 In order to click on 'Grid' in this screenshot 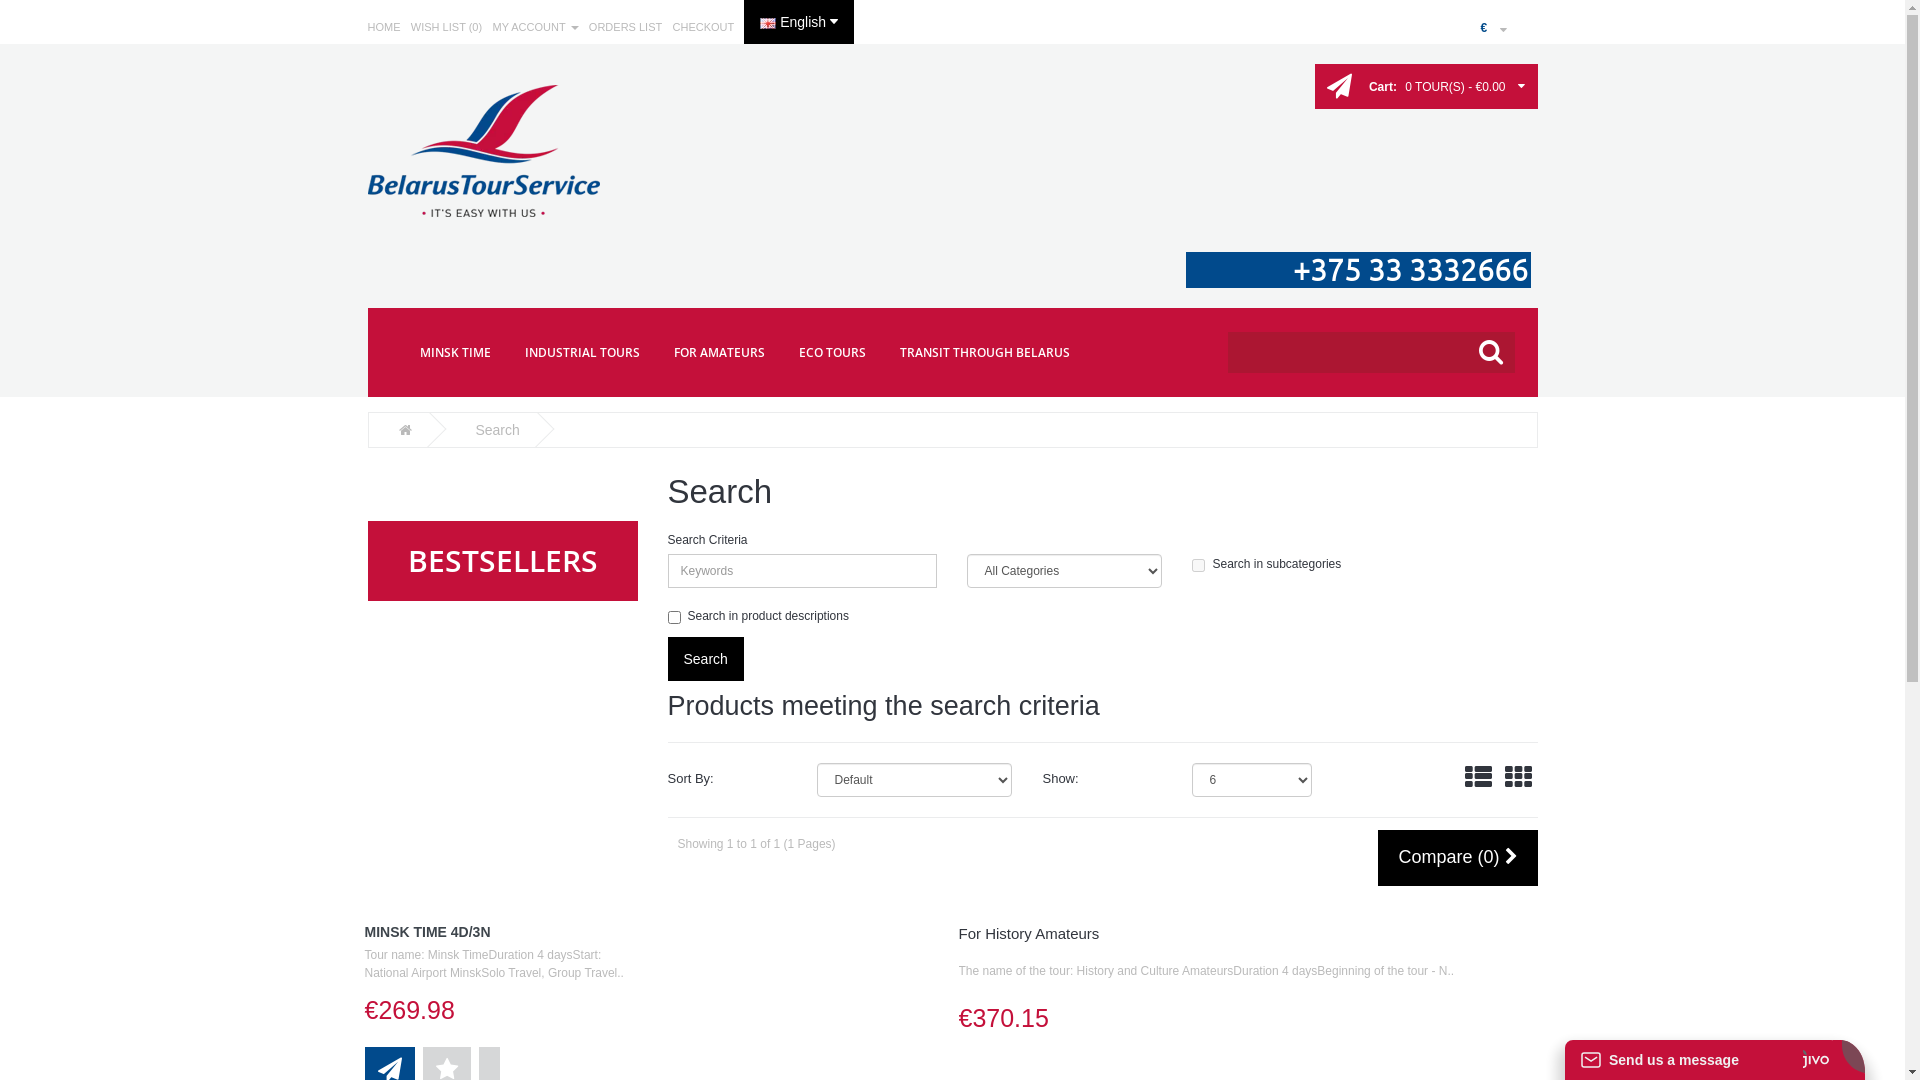, I will do `click(1518, 777)`.